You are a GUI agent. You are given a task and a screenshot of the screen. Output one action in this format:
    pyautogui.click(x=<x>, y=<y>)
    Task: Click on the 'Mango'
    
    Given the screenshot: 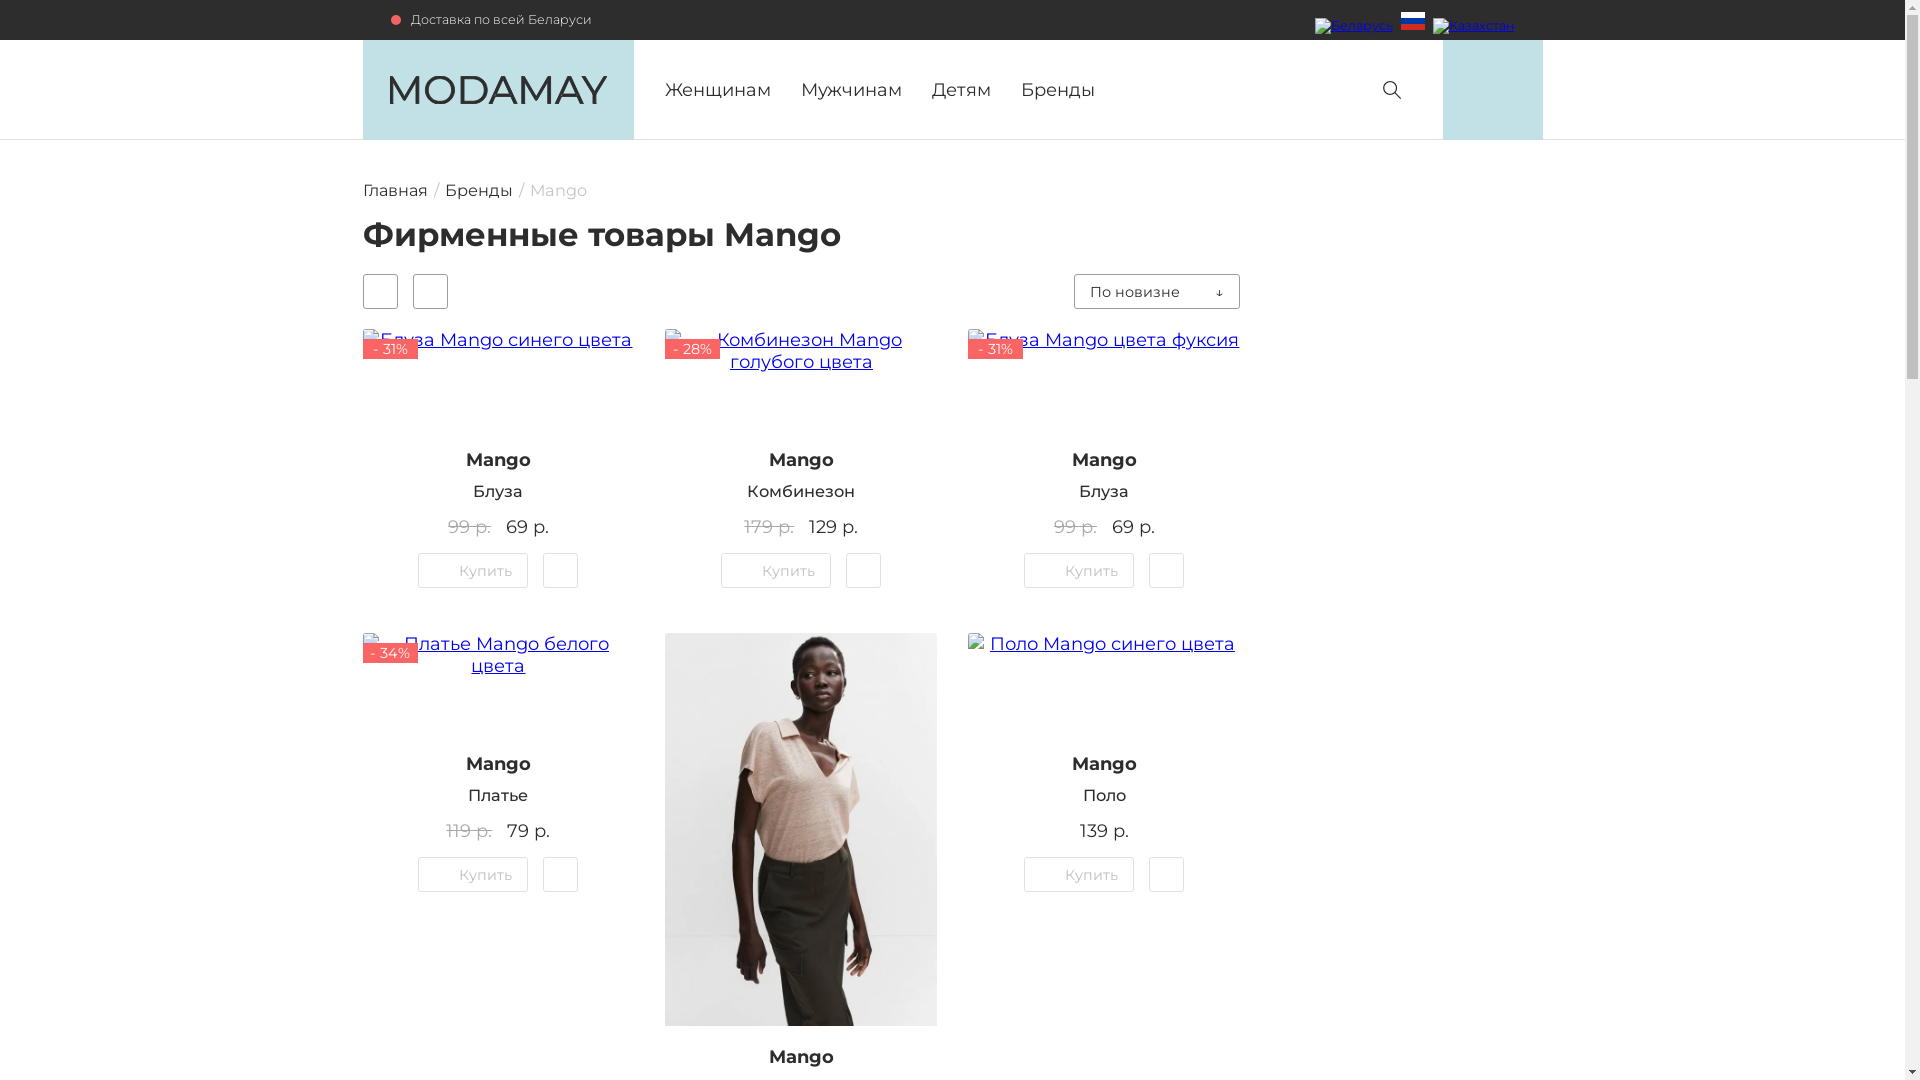 What is the action you would take?
    pyautogui.click(x=1103, y=459)
    